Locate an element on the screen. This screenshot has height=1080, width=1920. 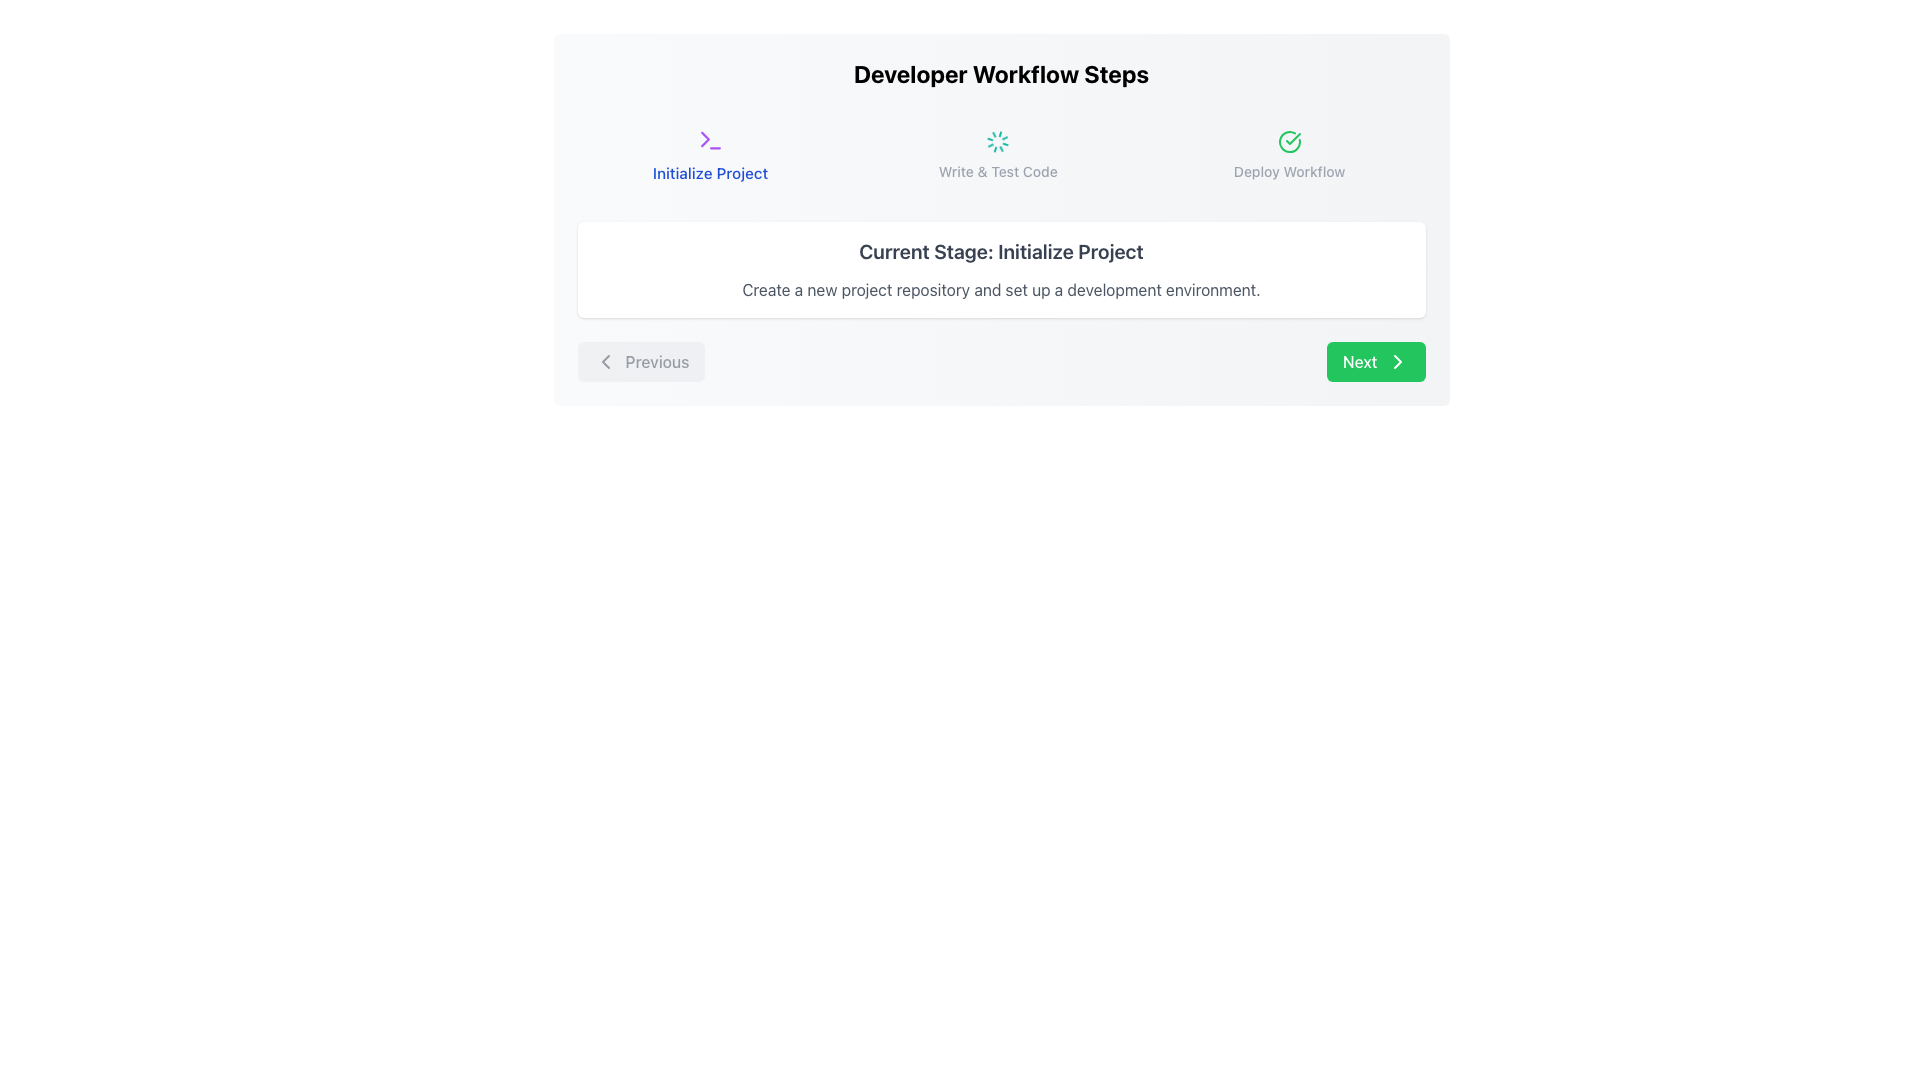
the 'Initialize Project' text label, which is styled in blue and located under the terminal prompt icon in the step-by-step guide interface is located at coordinates (710, 172).